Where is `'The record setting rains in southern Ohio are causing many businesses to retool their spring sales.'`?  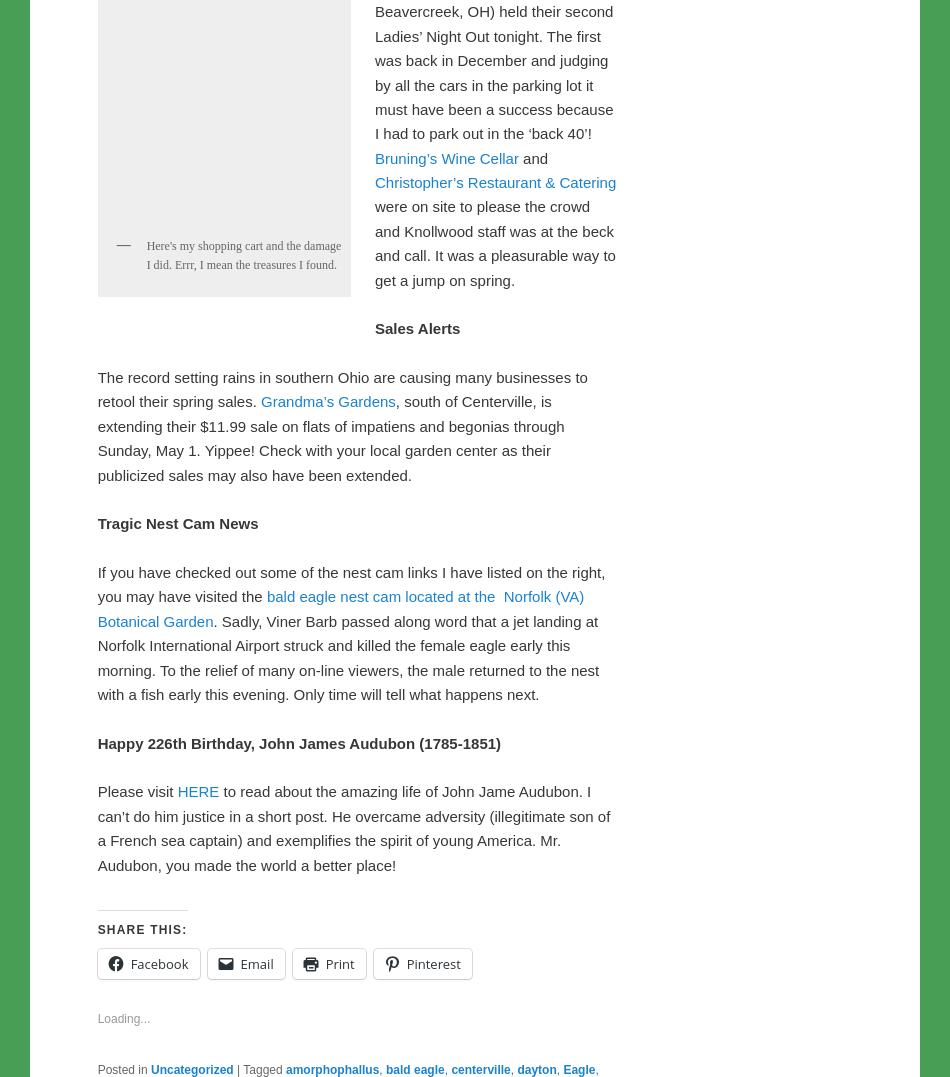 'The record setting rains in southern Ohio are causing many businesses to retool their spring sales.' is located at coordinates (96, 807).